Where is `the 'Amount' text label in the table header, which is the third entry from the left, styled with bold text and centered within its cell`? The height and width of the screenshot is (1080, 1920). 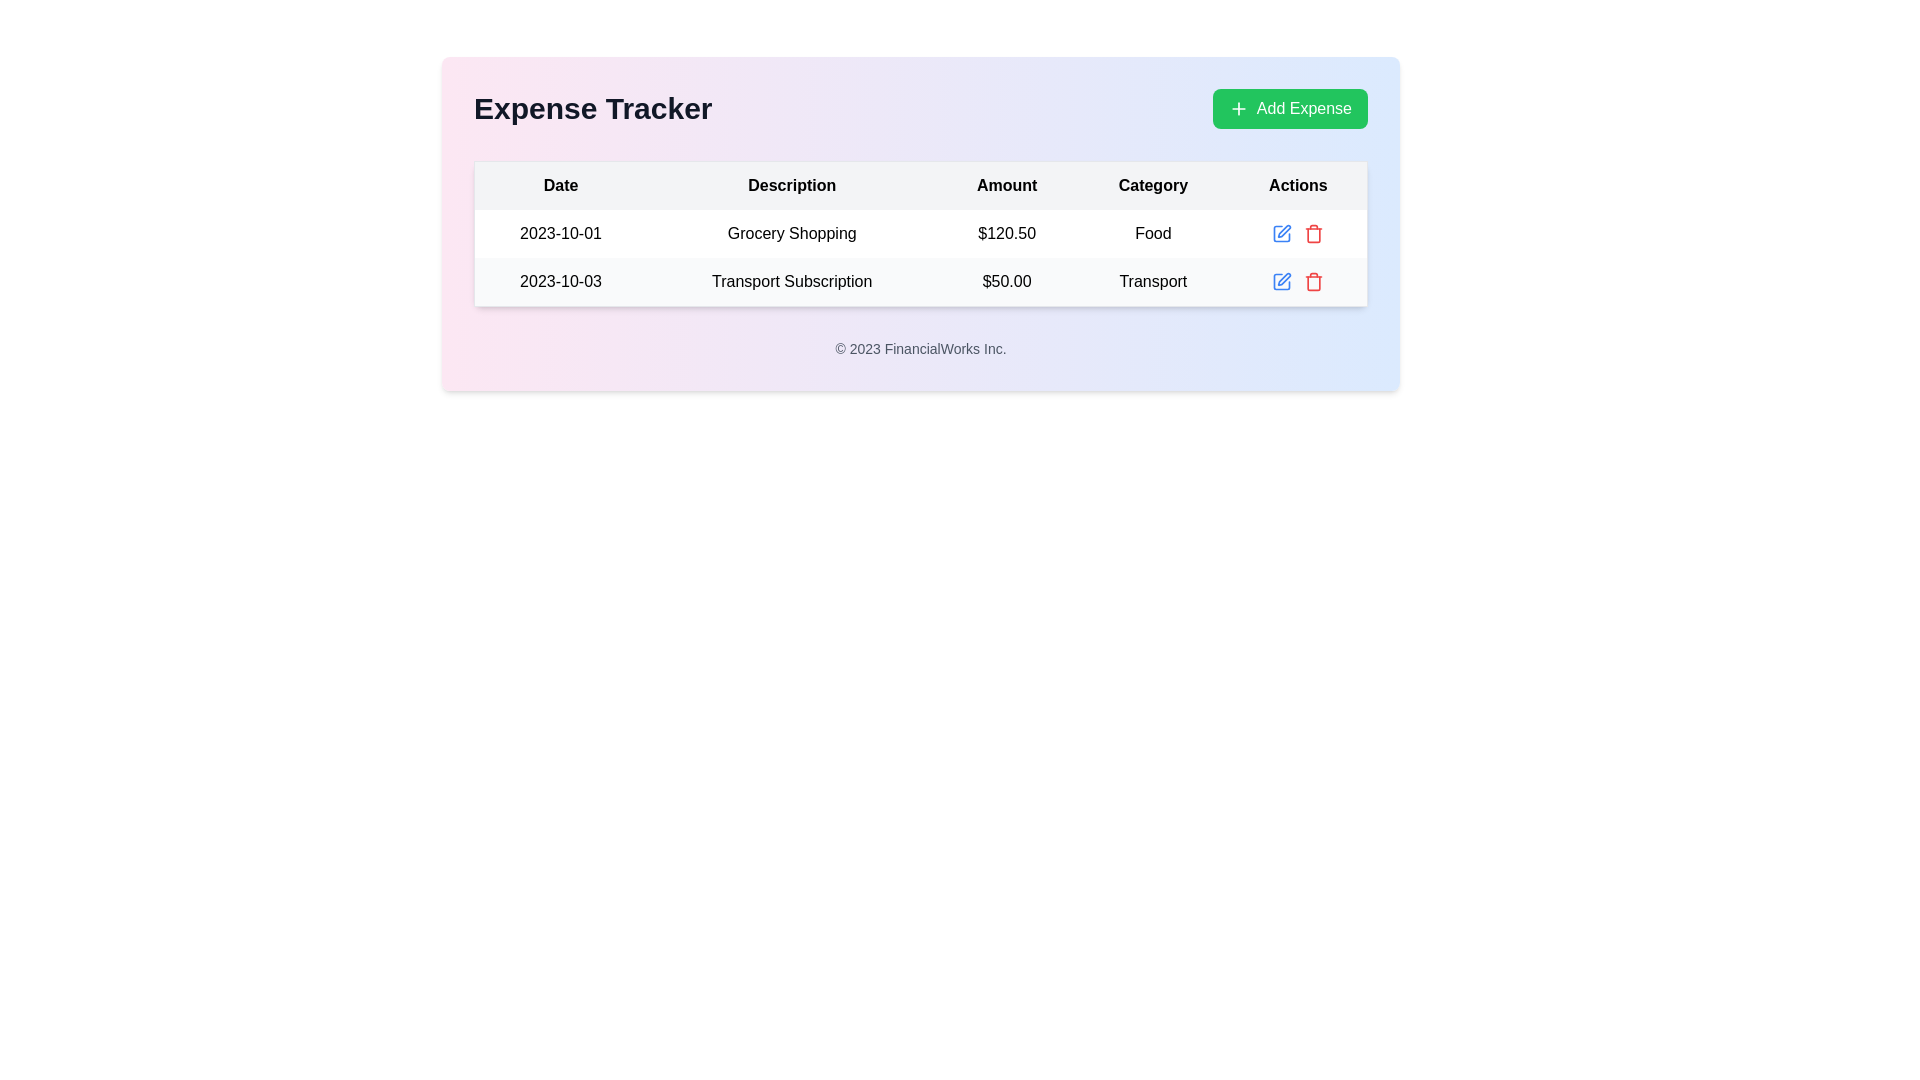
the 'Amount' text label in the table header, which is the third entry from the left, styled with bold text and centered within its cell is located at coordinates (1007, 185).